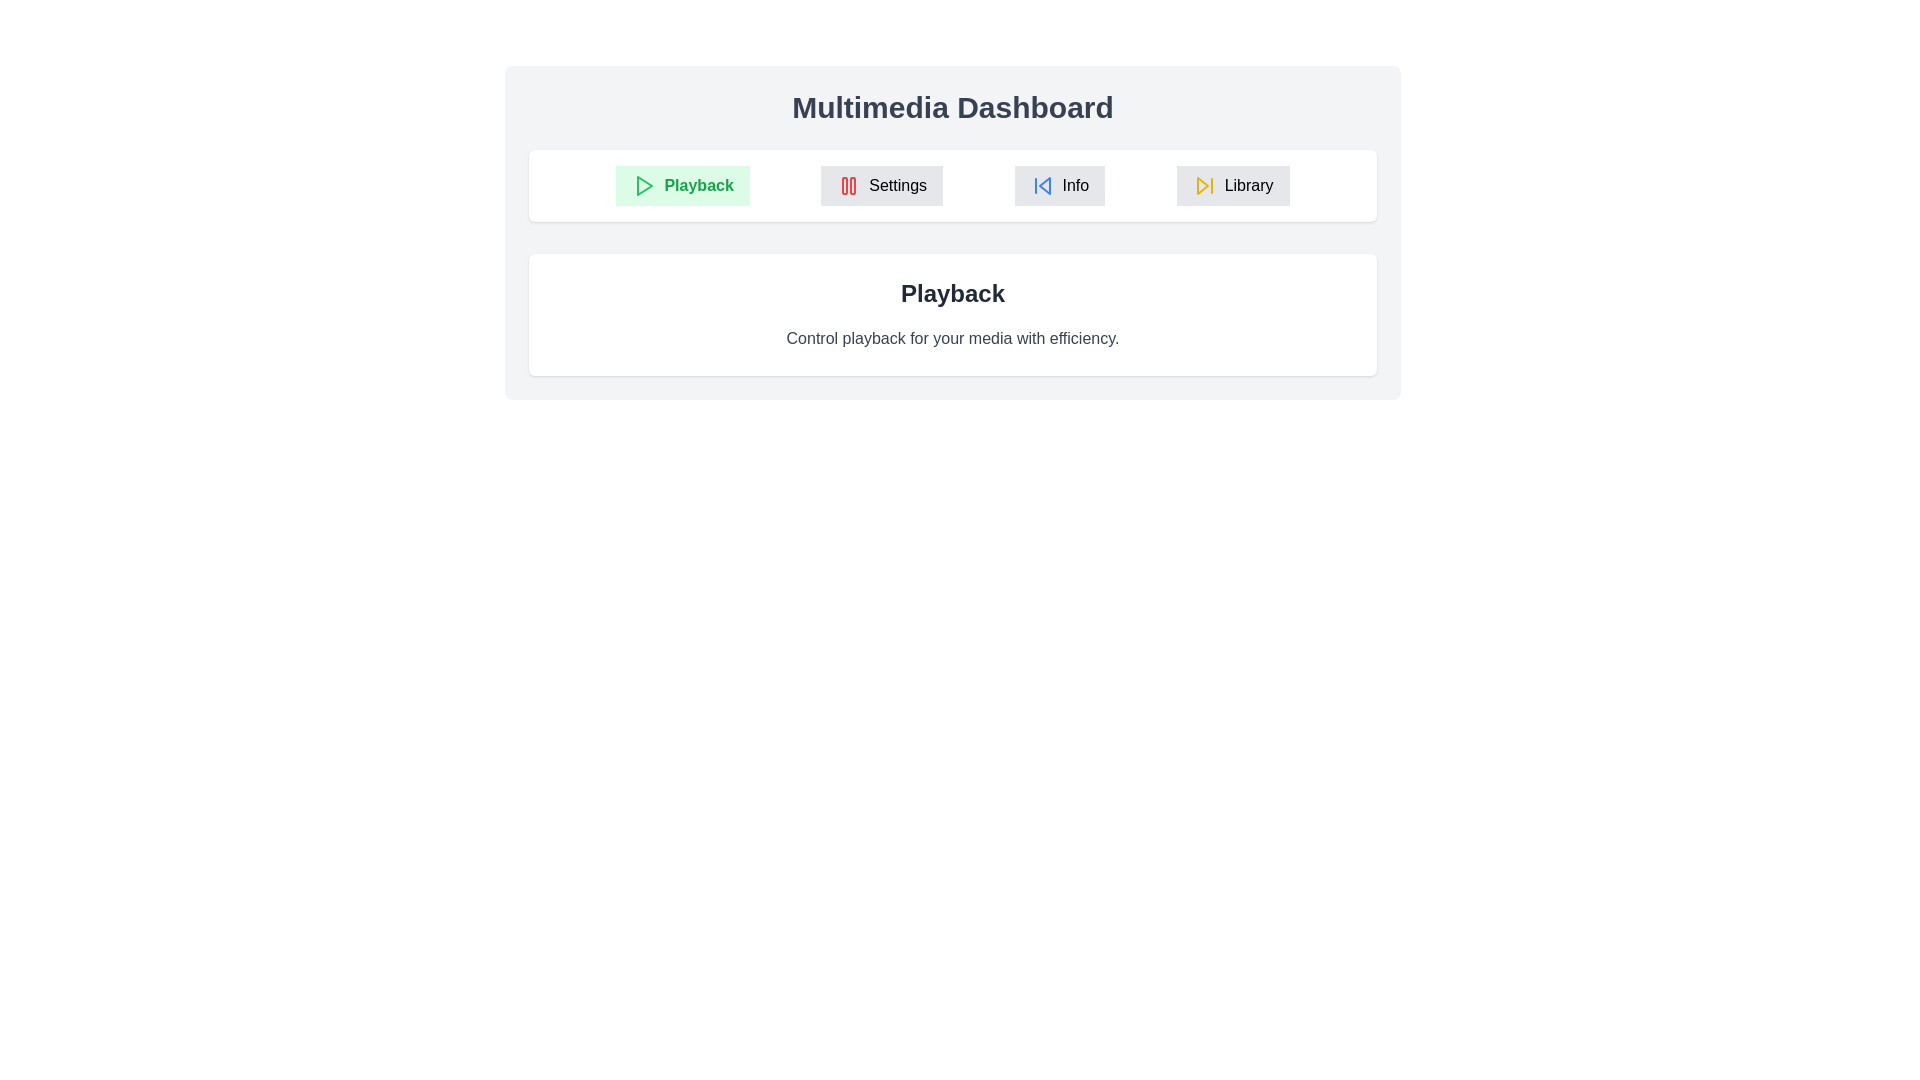 This screenshot has width=1920, height=1080. What do you see at coordinates (1232, 185) in the screenshot?
I see `the Library tab` at bounding box center [1232, 185].